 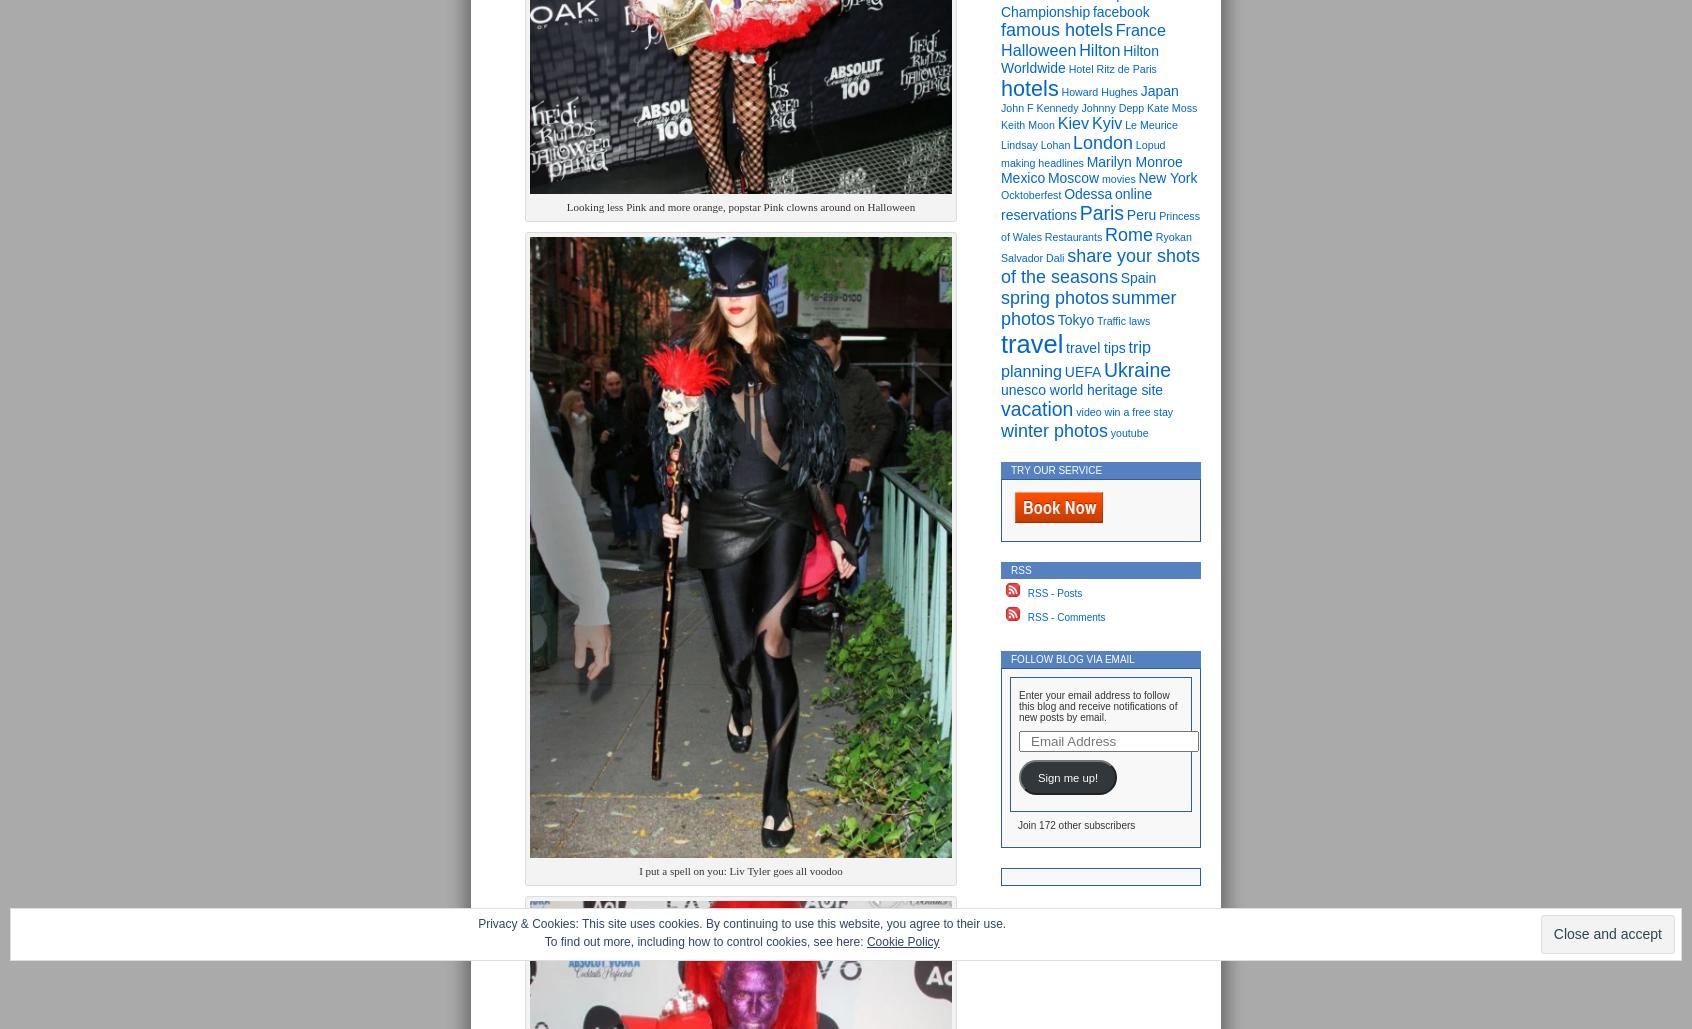 I want to click on 'travel', so click(x=999, y=343).